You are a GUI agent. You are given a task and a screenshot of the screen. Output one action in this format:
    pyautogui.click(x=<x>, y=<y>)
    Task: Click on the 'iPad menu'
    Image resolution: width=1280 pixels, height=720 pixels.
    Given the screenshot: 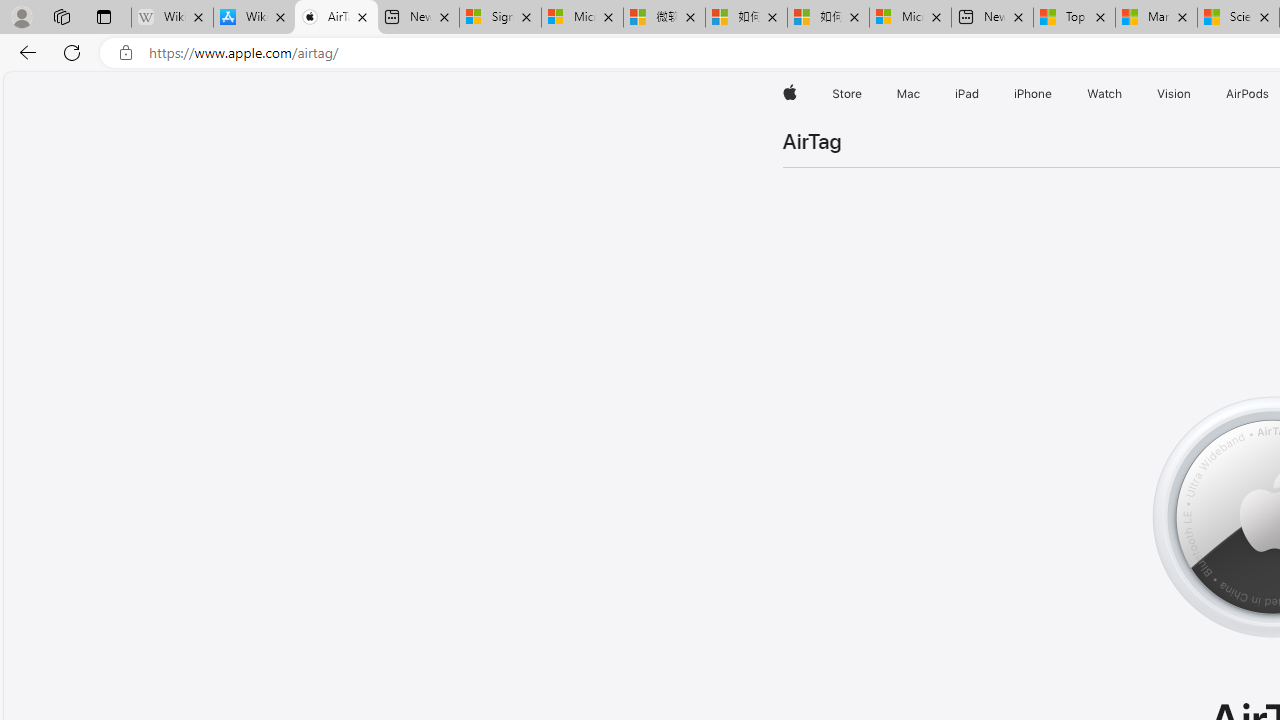 What is the action you would take?
    pyautogui.click(x=983, y=93)
    